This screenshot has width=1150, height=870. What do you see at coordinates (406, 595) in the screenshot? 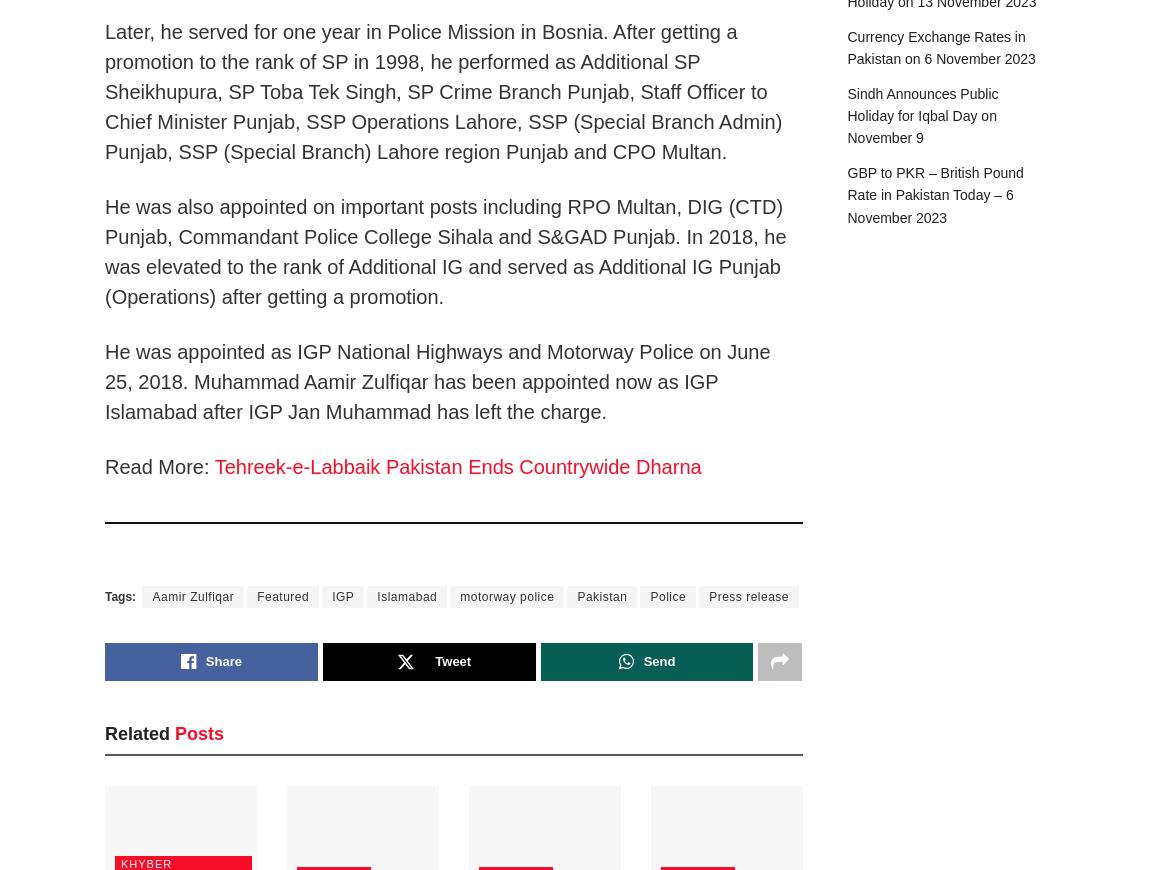
I see `'Islamabad'` at bounding box center [406, 595].